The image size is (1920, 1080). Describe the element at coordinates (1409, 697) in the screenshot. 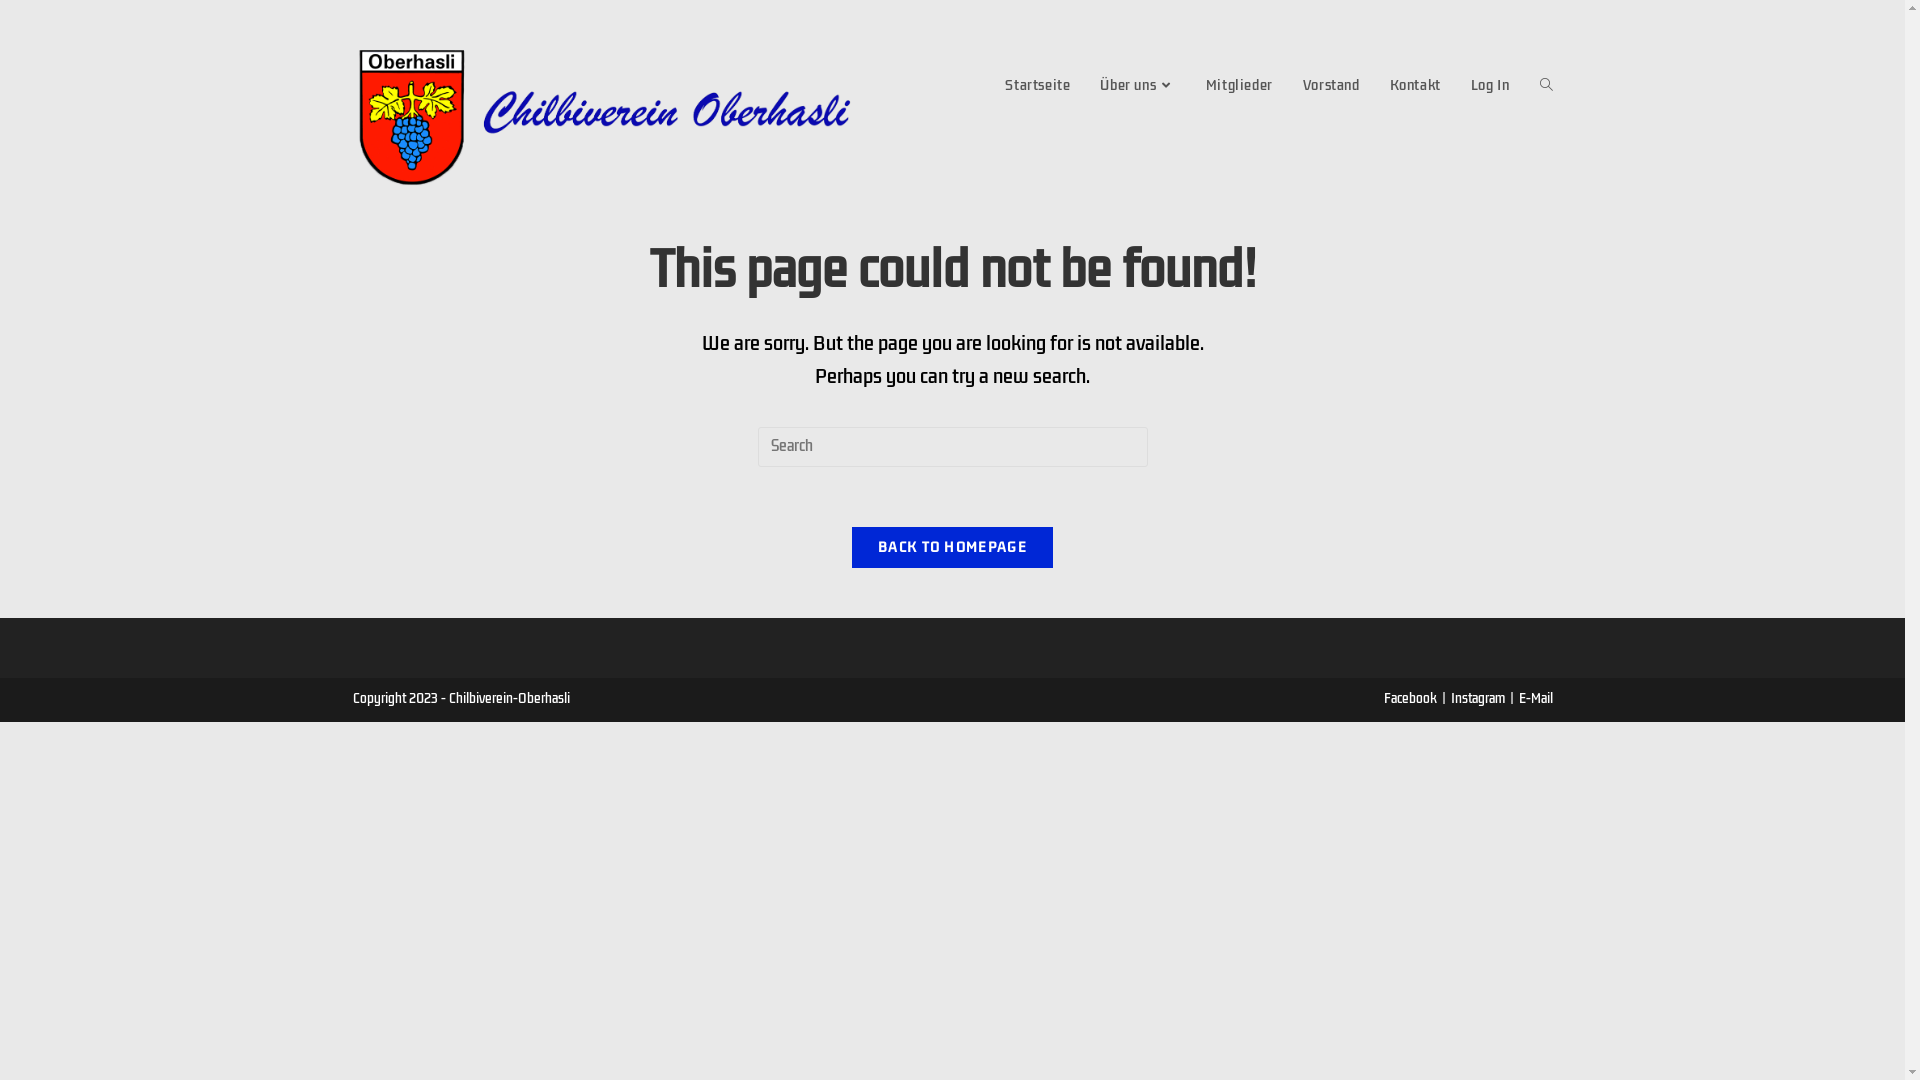

I see `'Facebook'` at that location.